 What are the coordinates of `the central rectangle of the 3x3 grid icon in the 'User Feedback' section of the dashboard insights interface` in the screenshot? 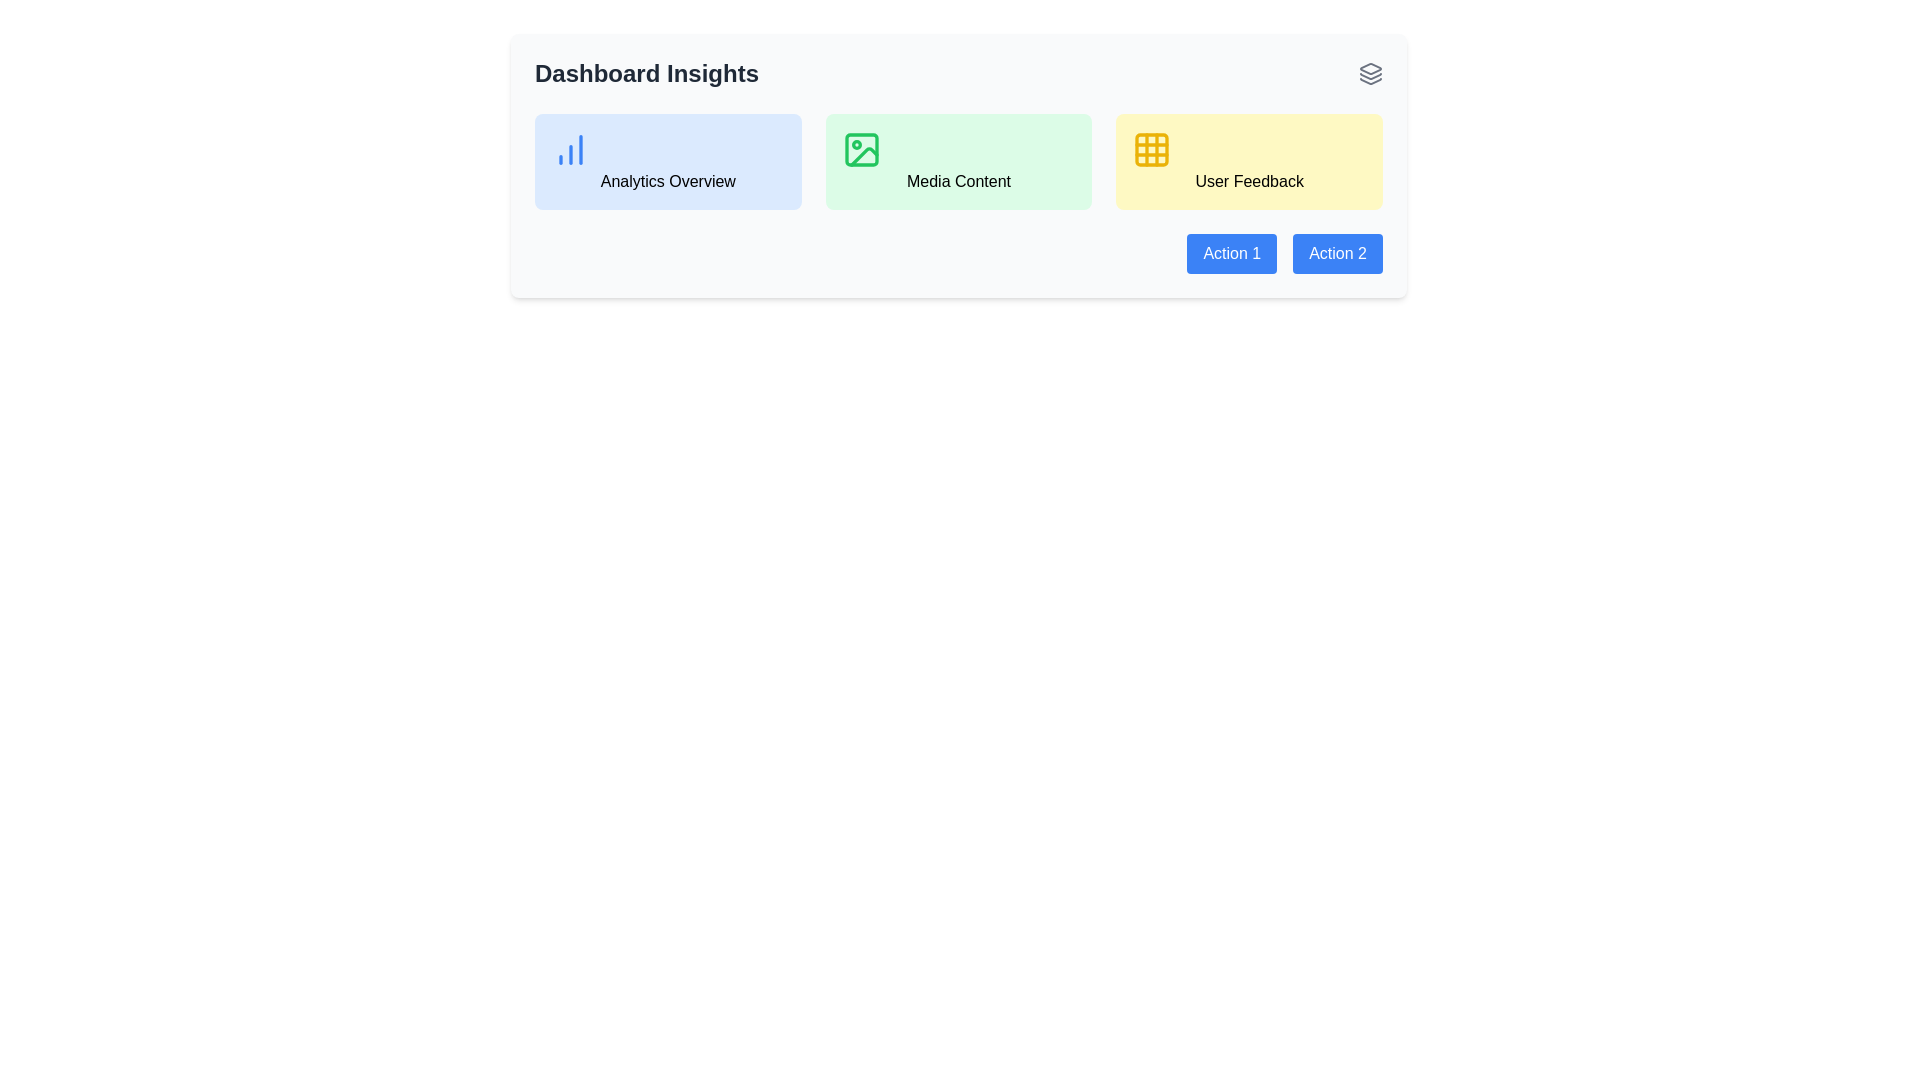 It's located at (1152, 149).